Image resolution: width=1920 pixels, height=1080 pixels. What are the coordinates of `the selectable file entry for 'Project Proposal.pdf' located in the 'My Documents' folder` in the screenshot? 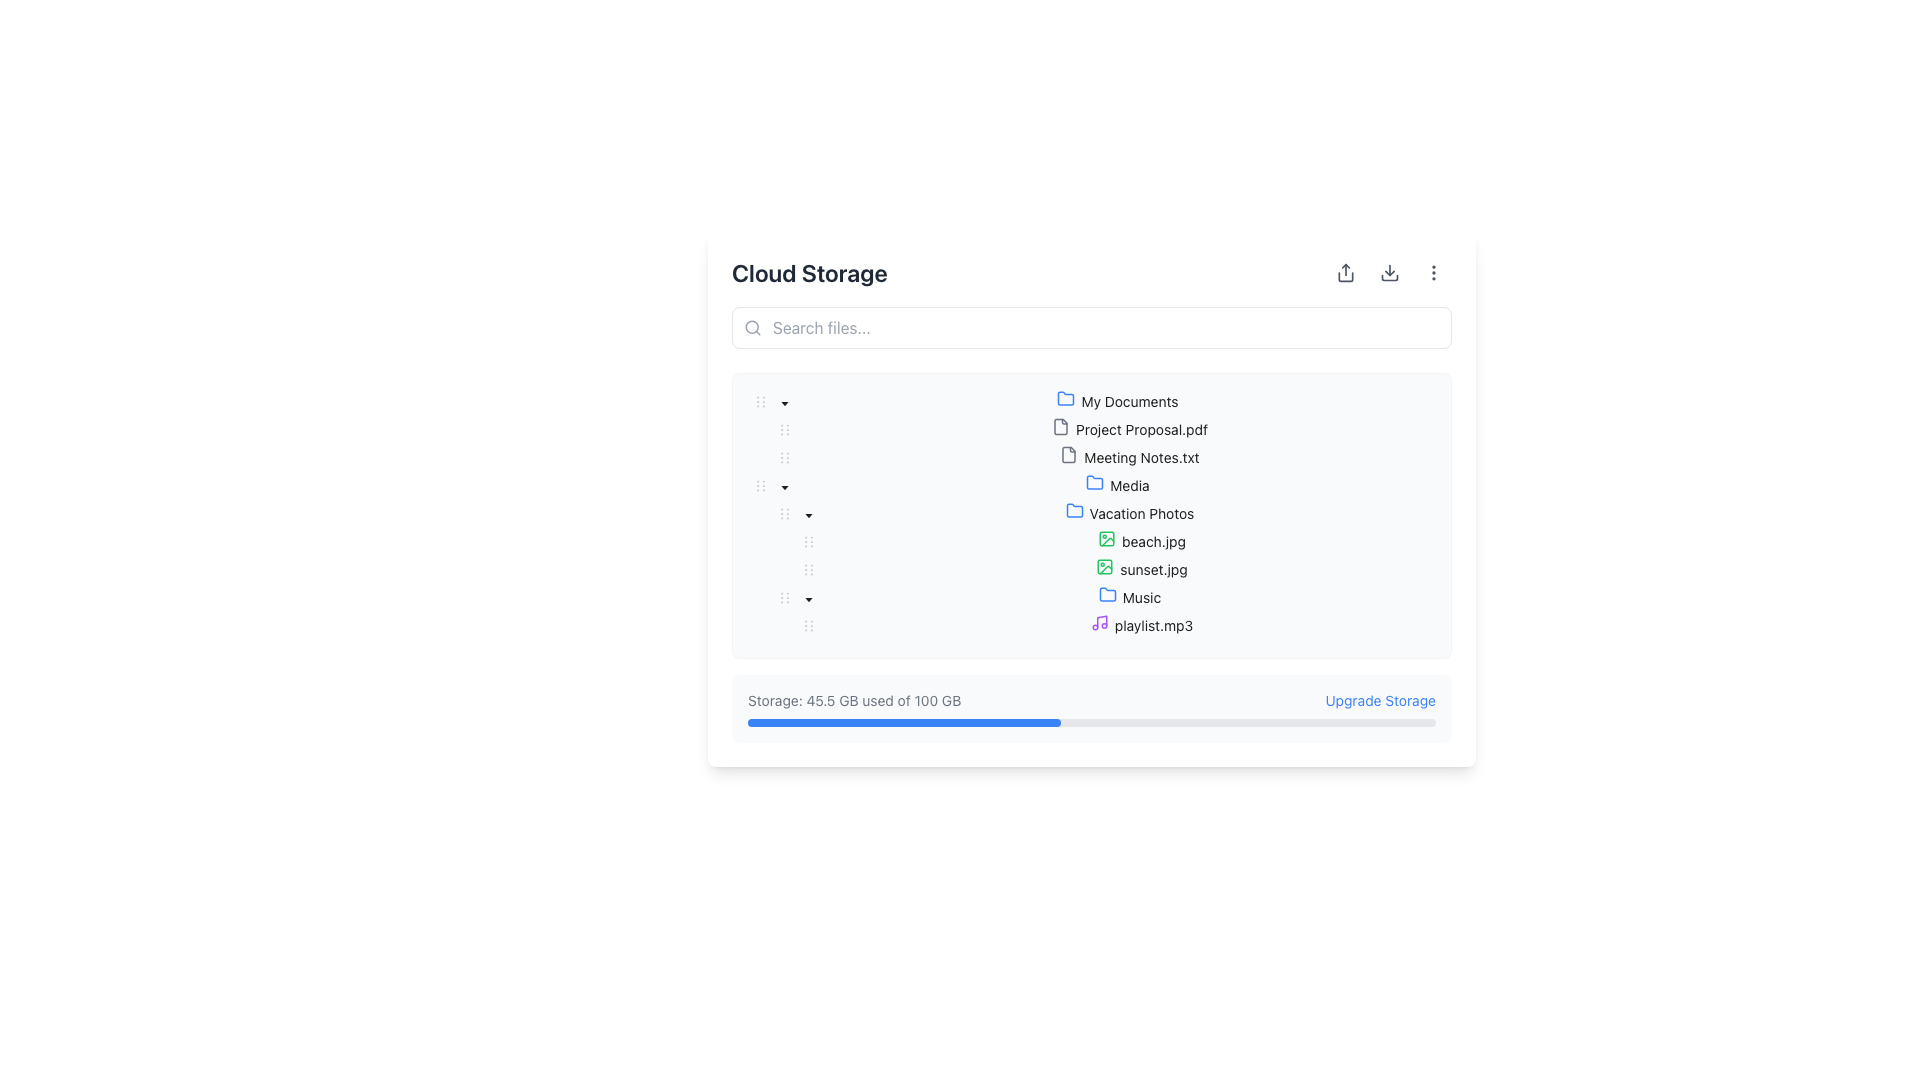 It's located at (1129, 428).